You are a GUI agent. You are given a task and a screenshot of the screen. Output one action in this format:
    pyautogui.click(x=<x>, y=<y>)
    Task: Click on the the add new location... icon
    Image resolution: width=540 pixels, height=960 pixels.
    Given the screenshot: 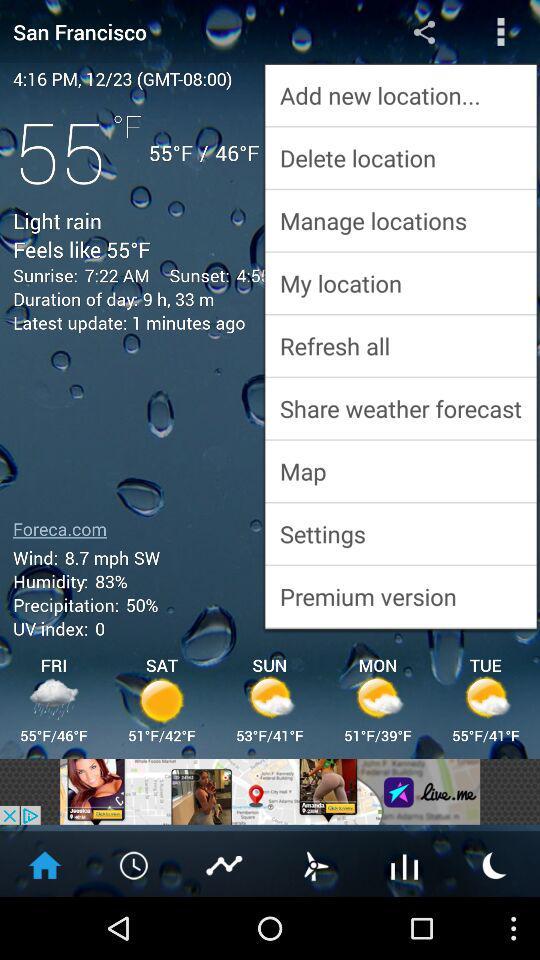 What is the action you would take?
    pyautogui.click(x=400, y=95)
    